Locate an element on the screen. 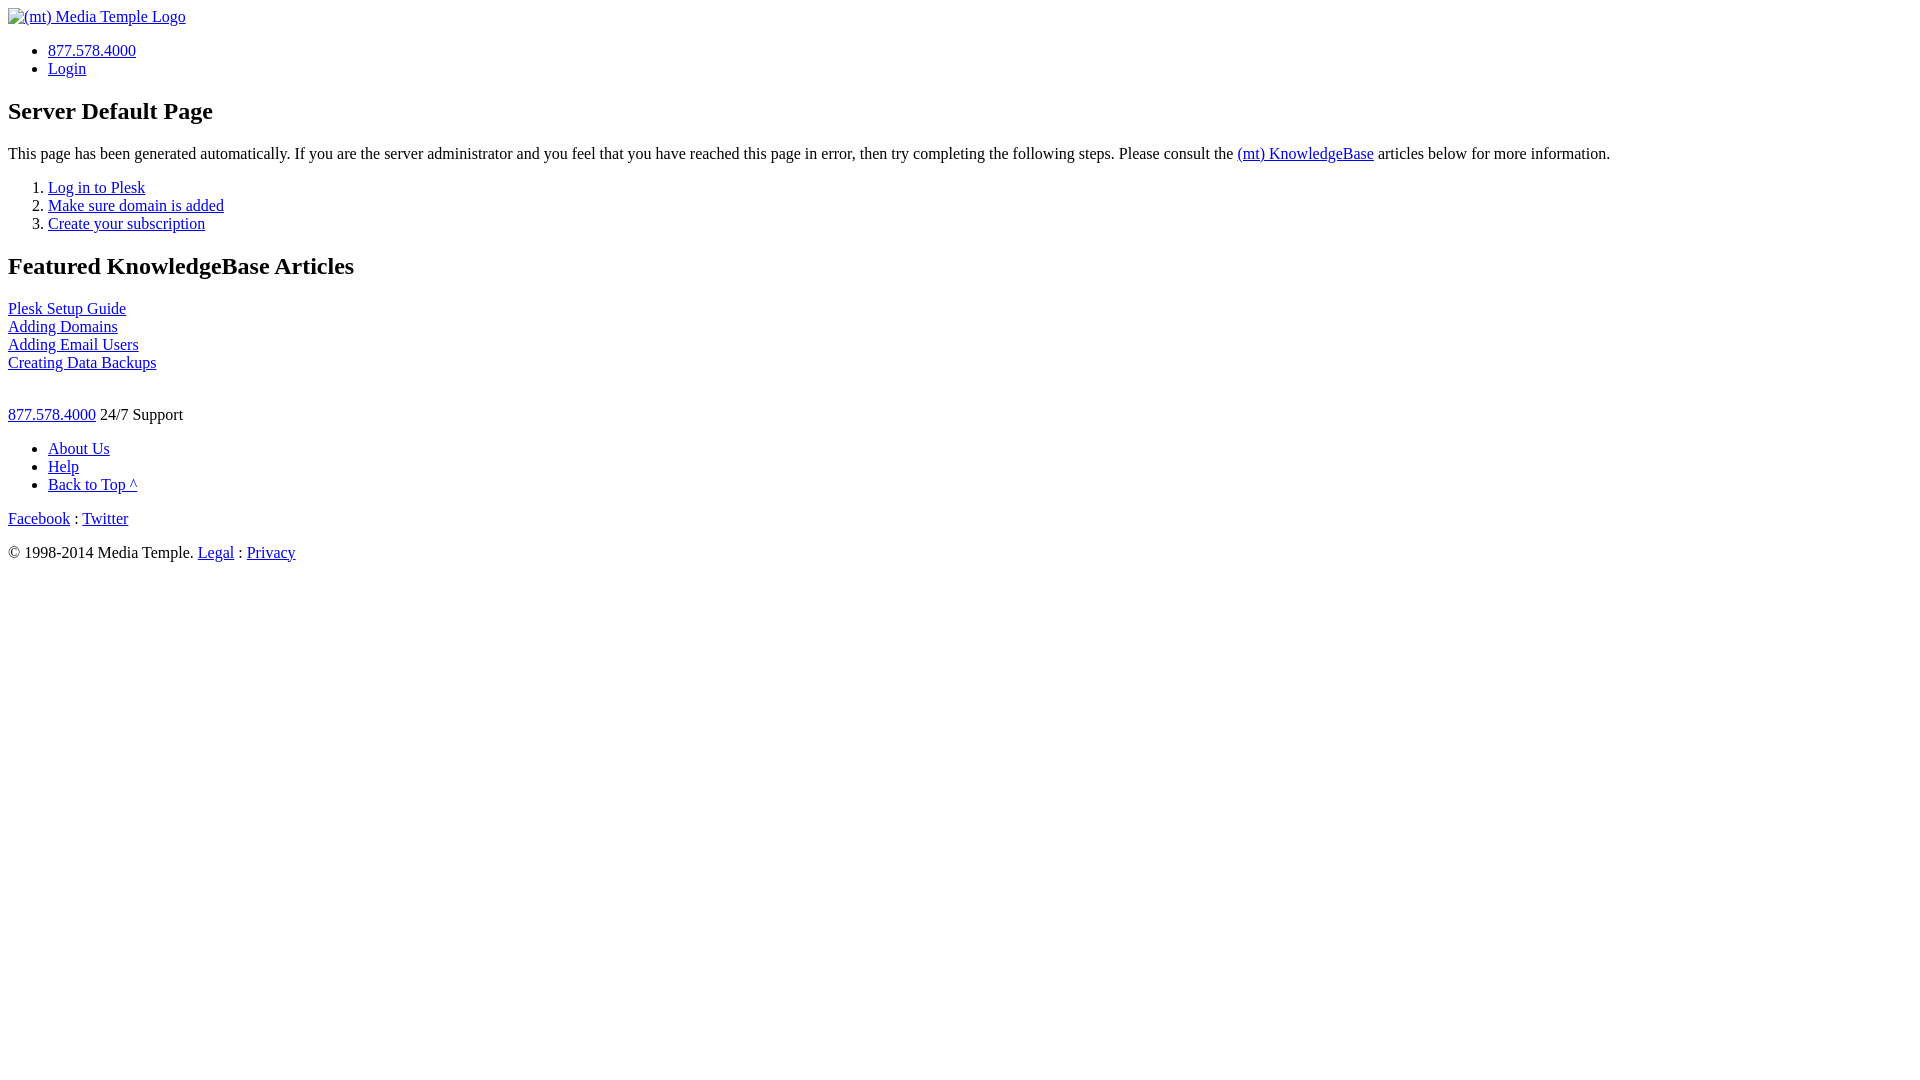  'Log in to Plesk' is located at coordinates (95, 187).